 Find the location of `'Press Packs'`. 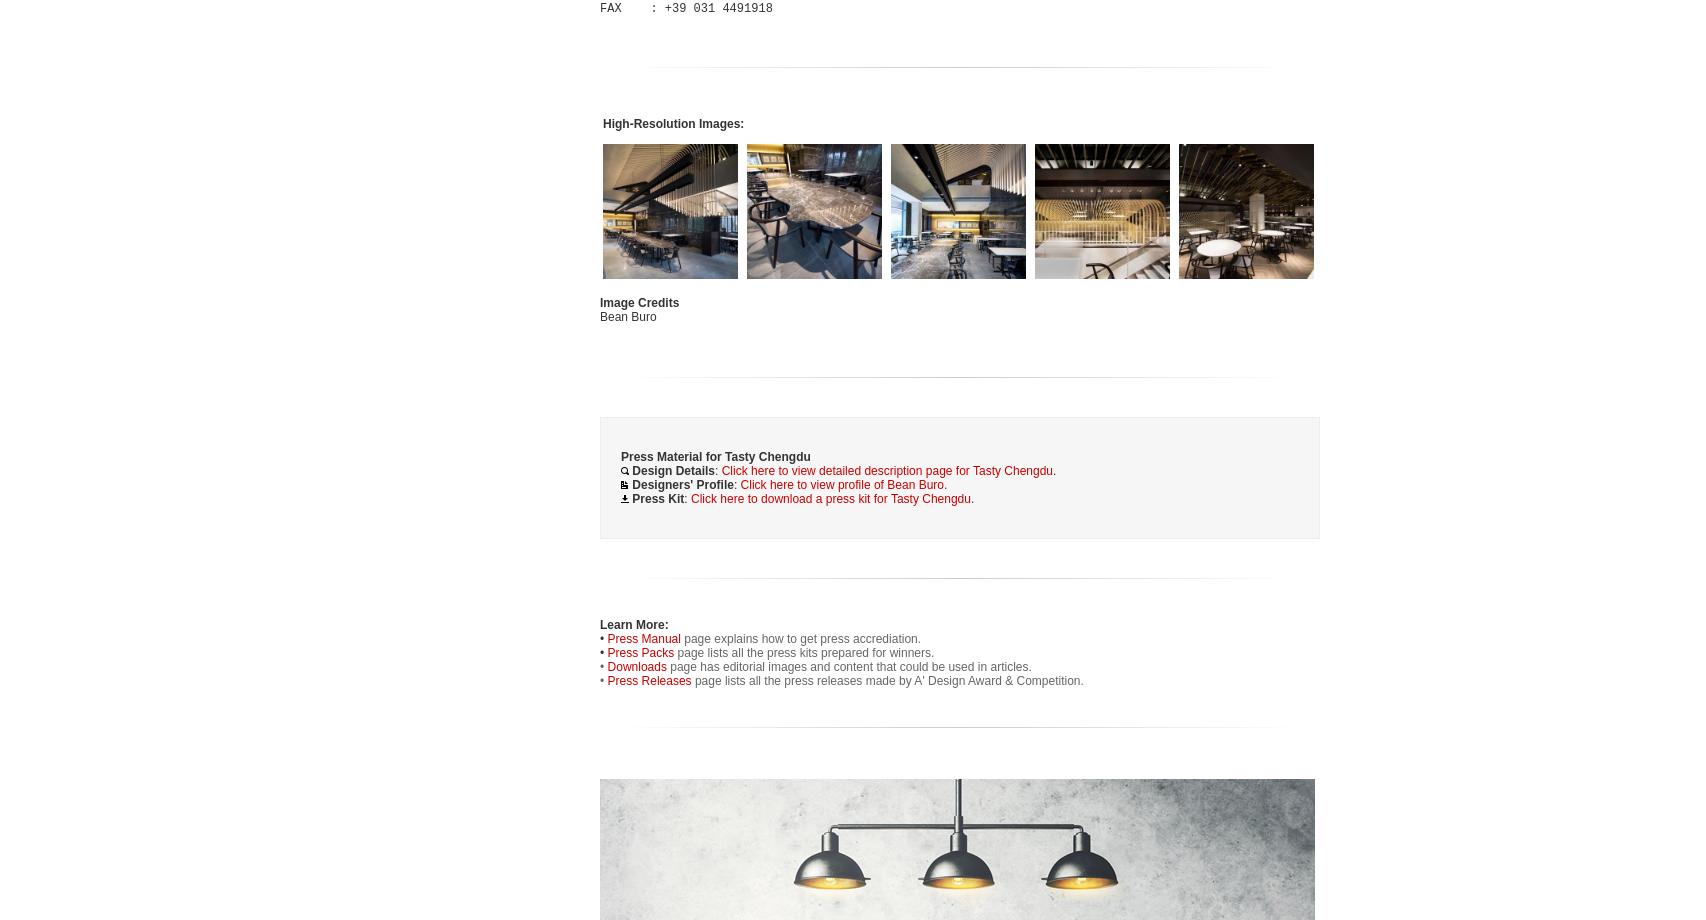

'Press Packs' is located at coordinates (640, 652).